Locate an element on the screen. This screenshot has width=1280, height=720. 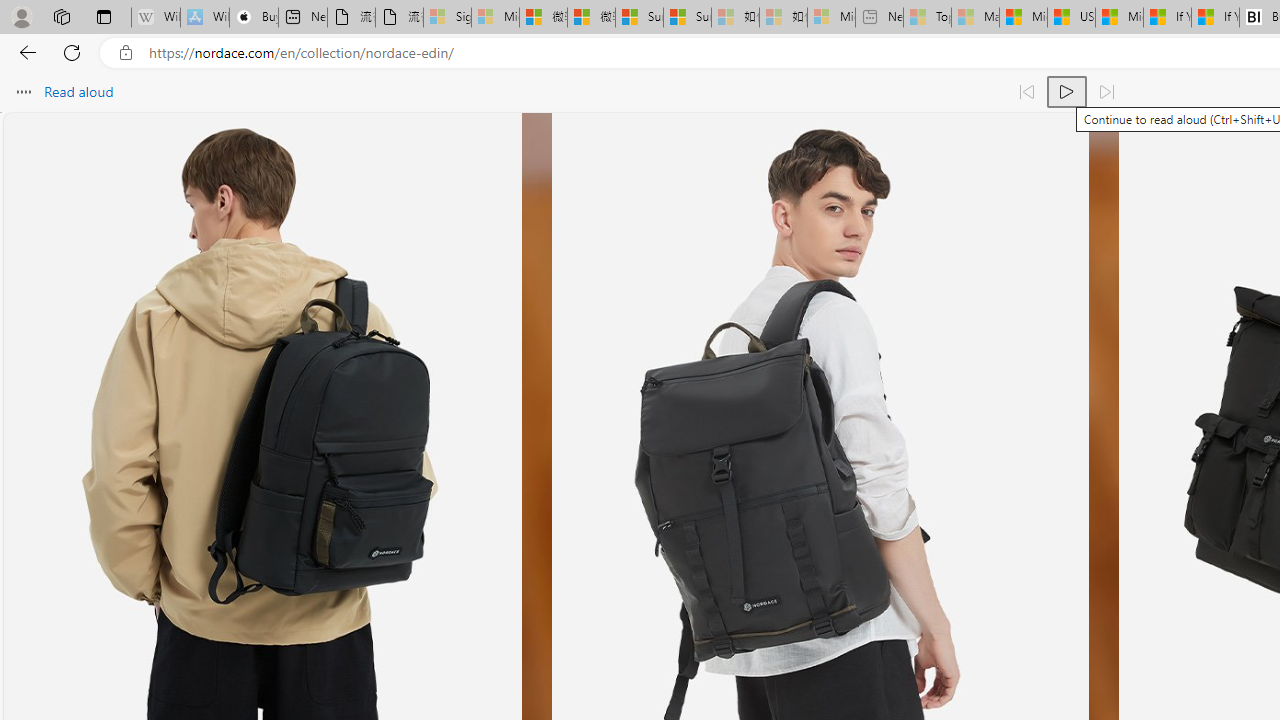
'Sign in to your Microsoft account - Sleeping' is located at coordinates (446, 17).